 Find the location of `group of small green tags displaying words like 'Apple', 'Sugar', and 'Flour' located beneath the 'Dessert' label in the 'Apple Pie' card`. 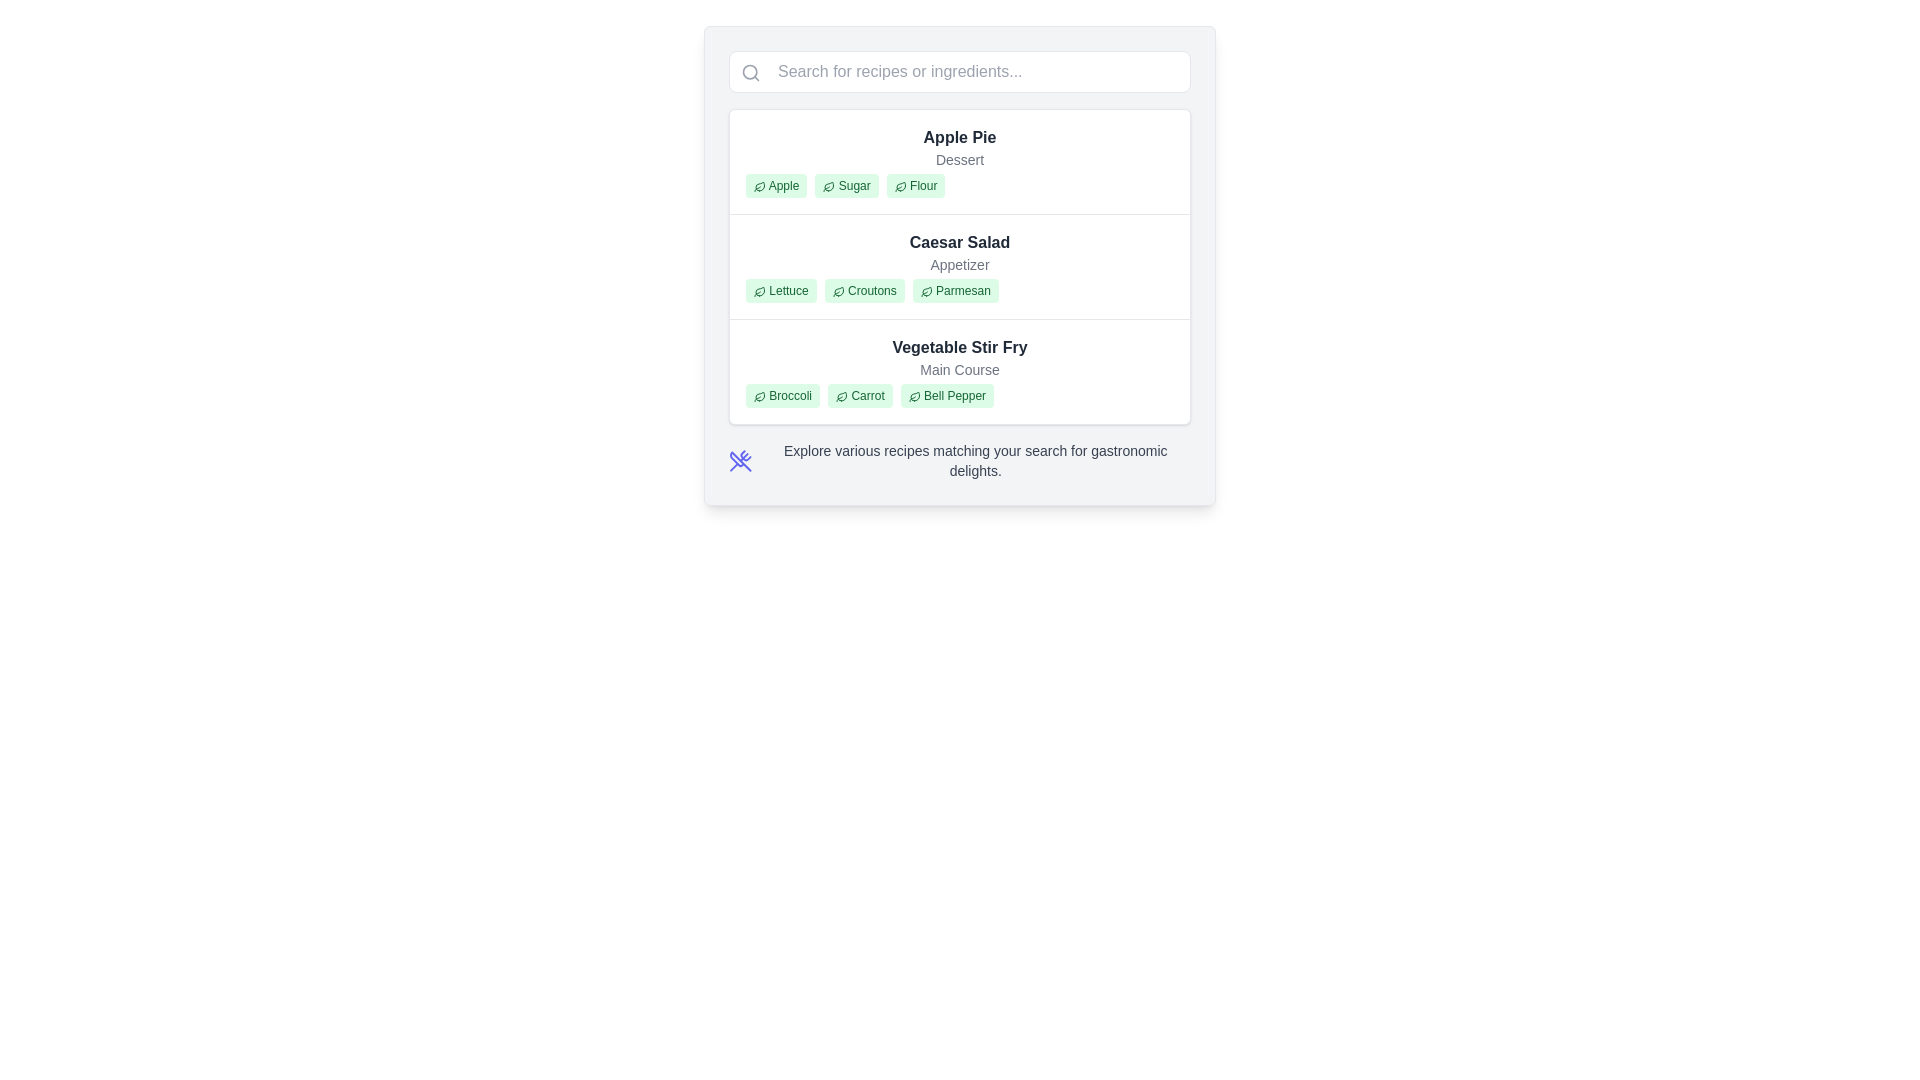

group of small green tags displaying words like 'Apple', 'Sugar', and 'Flour' located beneath the 'Dessert' label in the 'Apple Pie' card is located at coordinates (960, 185).